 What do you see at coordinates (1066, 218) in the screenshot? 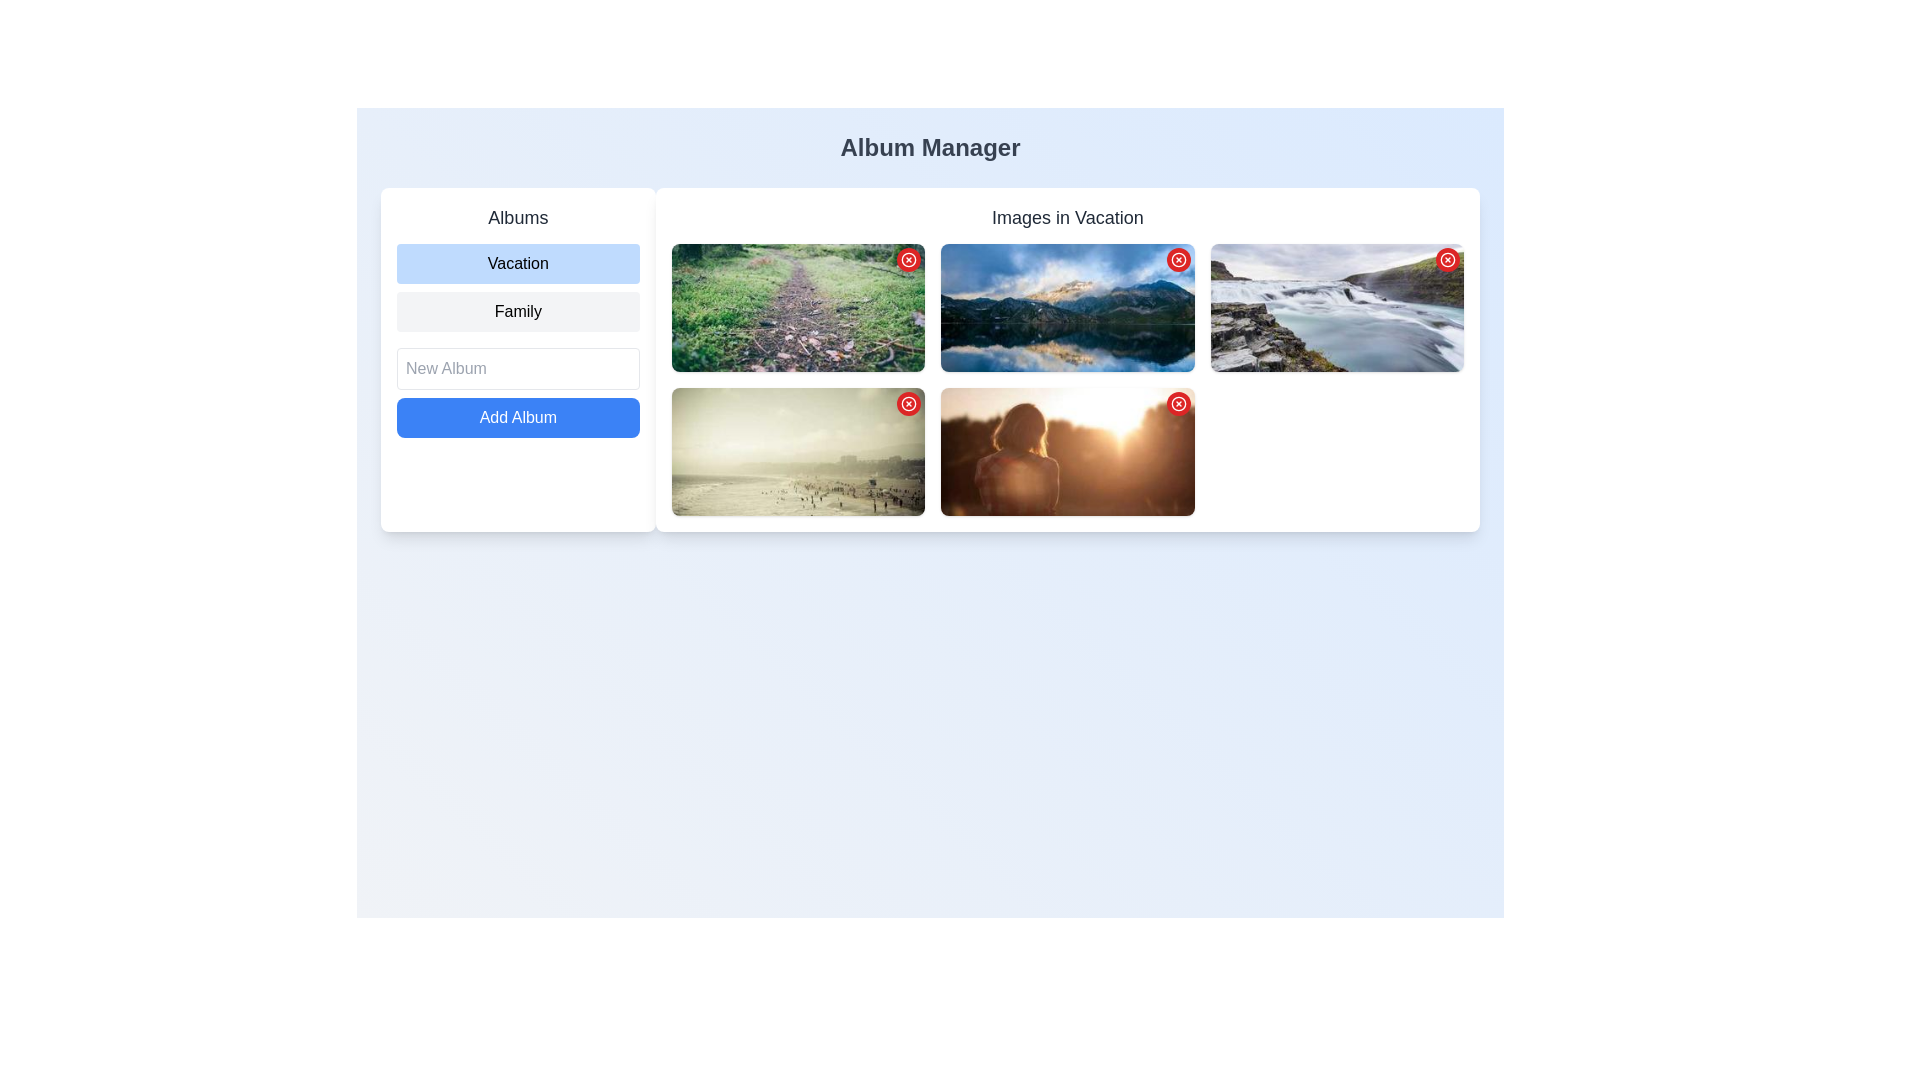
I see `the text label displaying 'Images in Vacation' which is centrally aligned above a grid of images` at bounding box center [1066, 218].